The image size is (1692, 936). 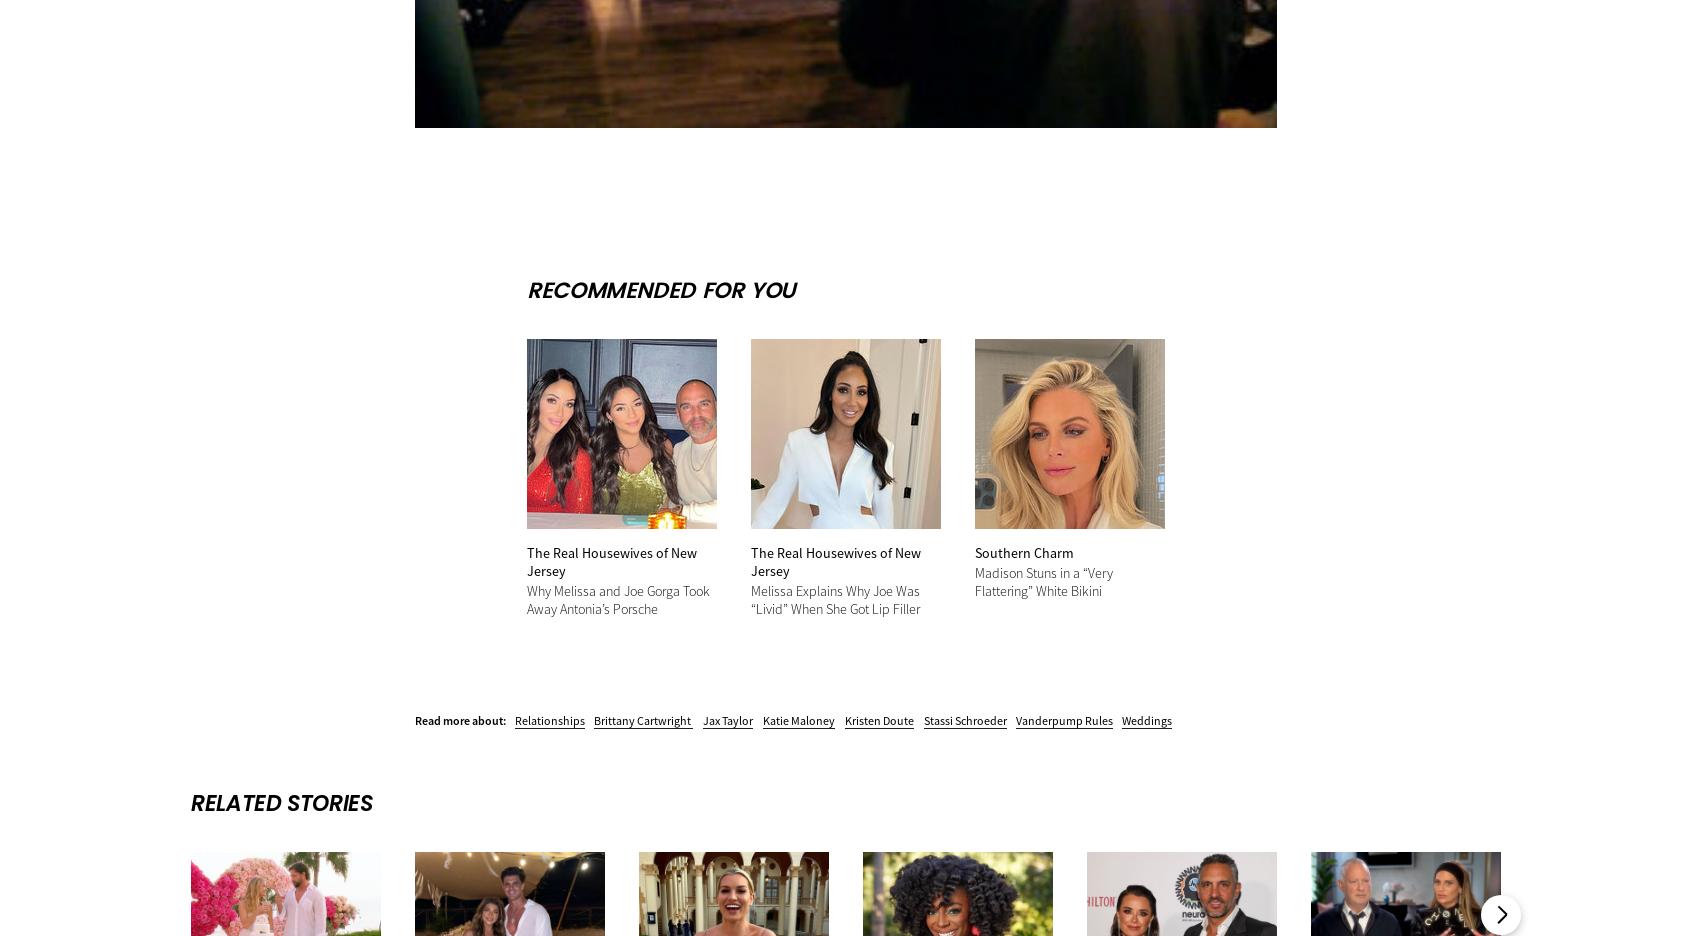 What do you see at coordinates (643, 718) in the screenshot?
I see `'Brittany Cartwright'` at bounding box center [643, 718].